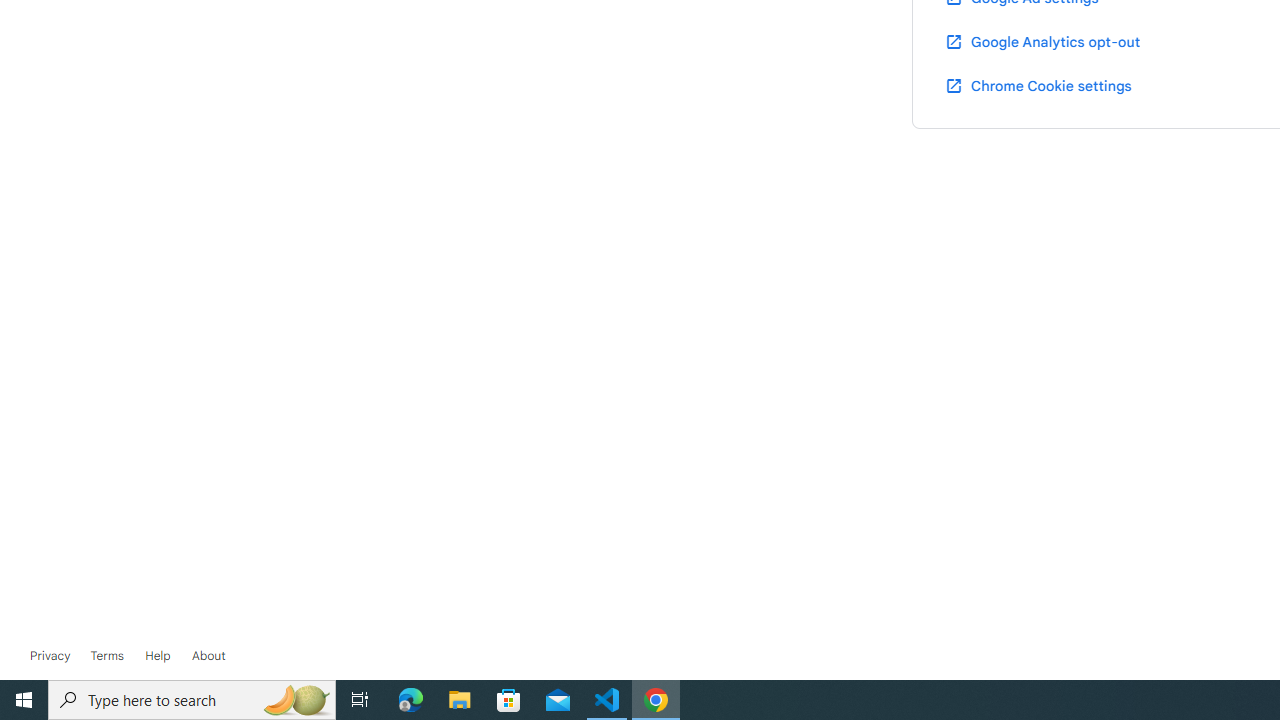 The width and height of the screenshot is (1280, 720). What do you see at coordinates (656, 698) in the screenshot?
I see `'Google Chrome - 1 running window'` at bounding box center [656, 698].